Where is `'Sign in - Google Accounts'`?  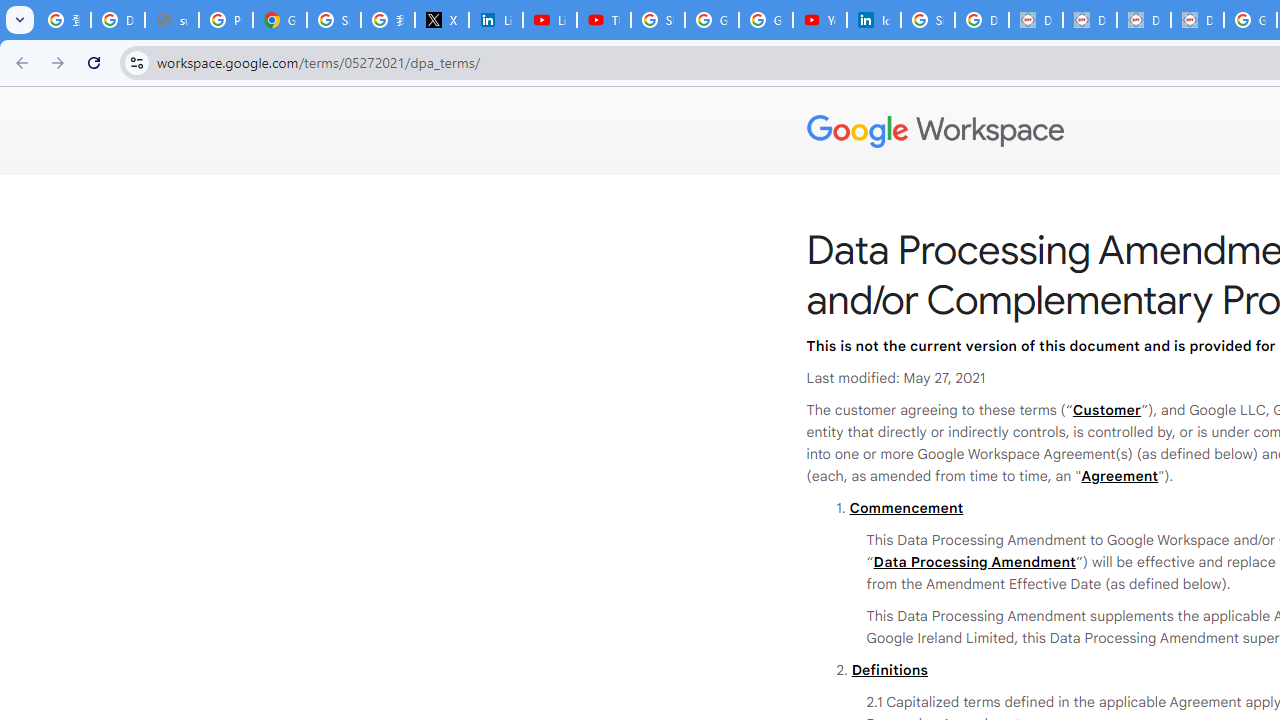 'Sign in - Google Accounts' is located at coordinates (657, 20).